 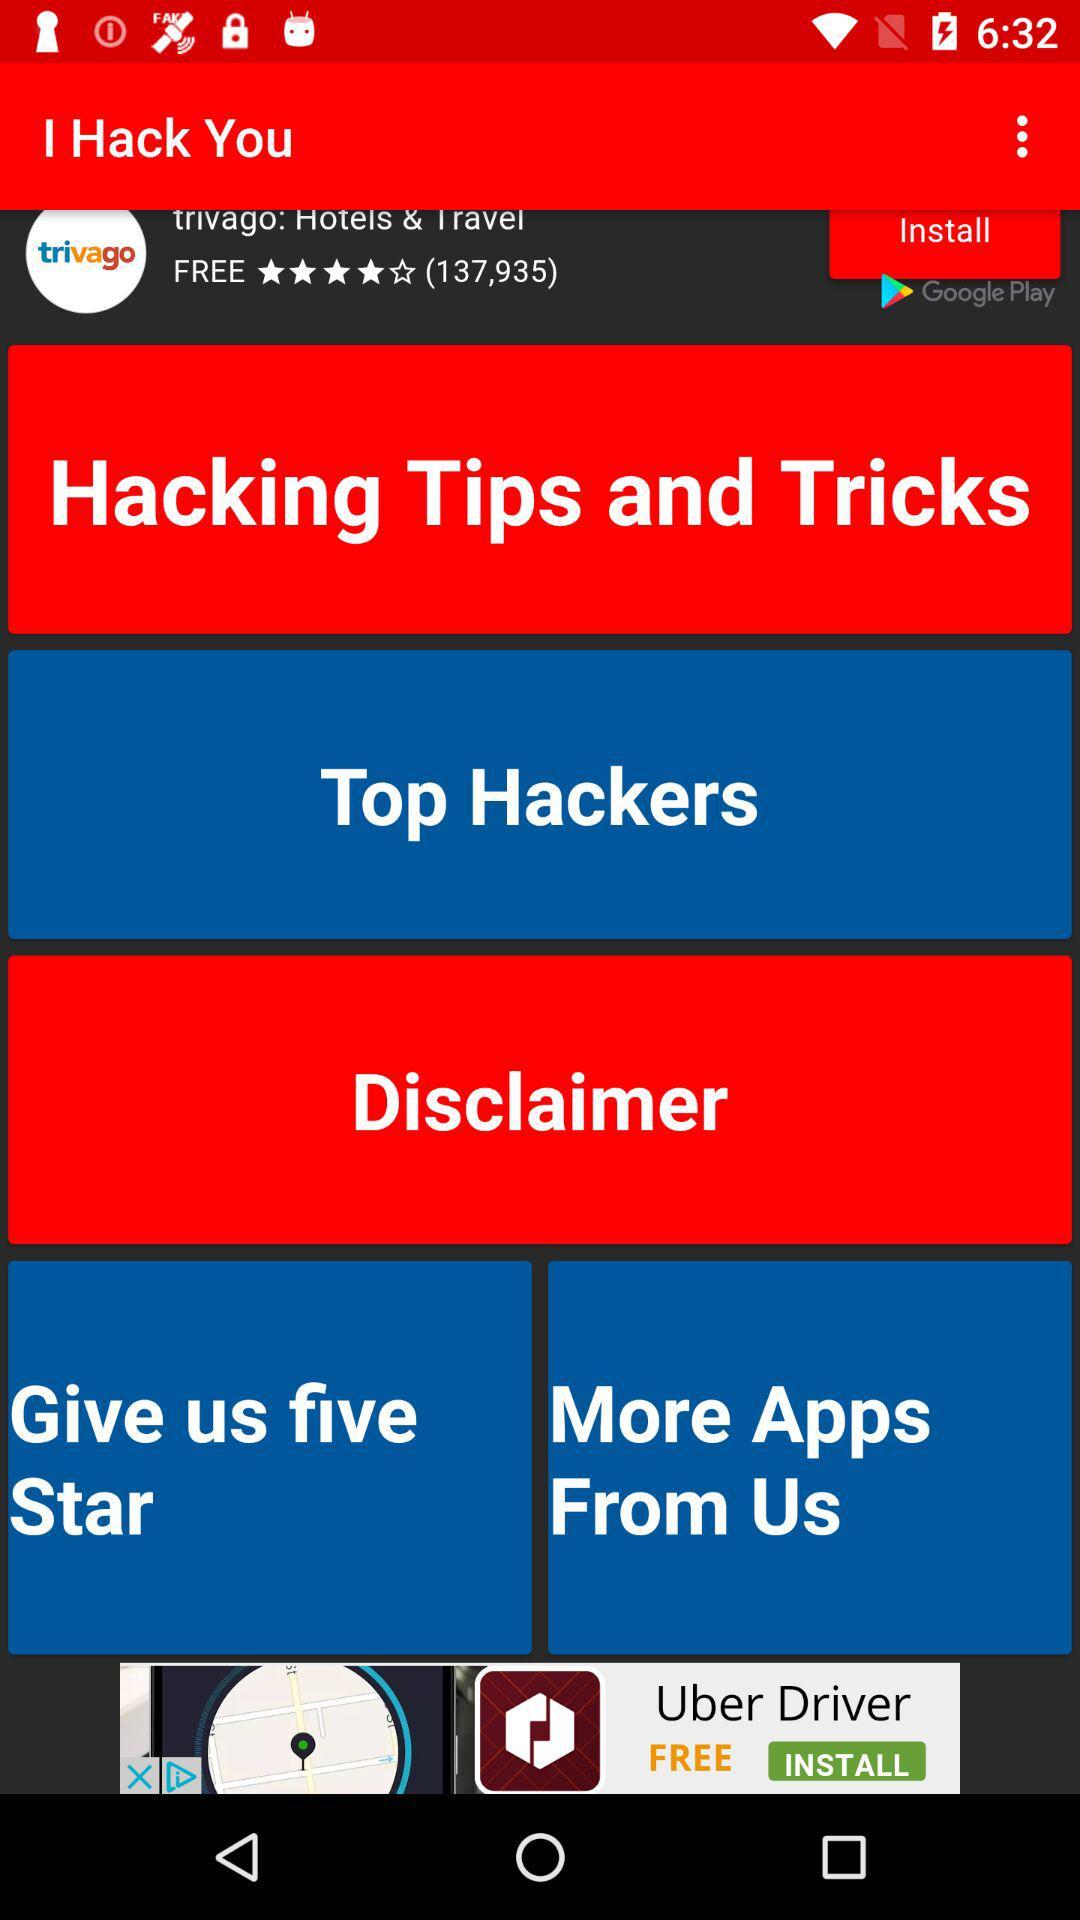 What do you see at coordinates (540, 272) in the screenshot?
I see `hotels travels option` at bounding box center [540, 272].